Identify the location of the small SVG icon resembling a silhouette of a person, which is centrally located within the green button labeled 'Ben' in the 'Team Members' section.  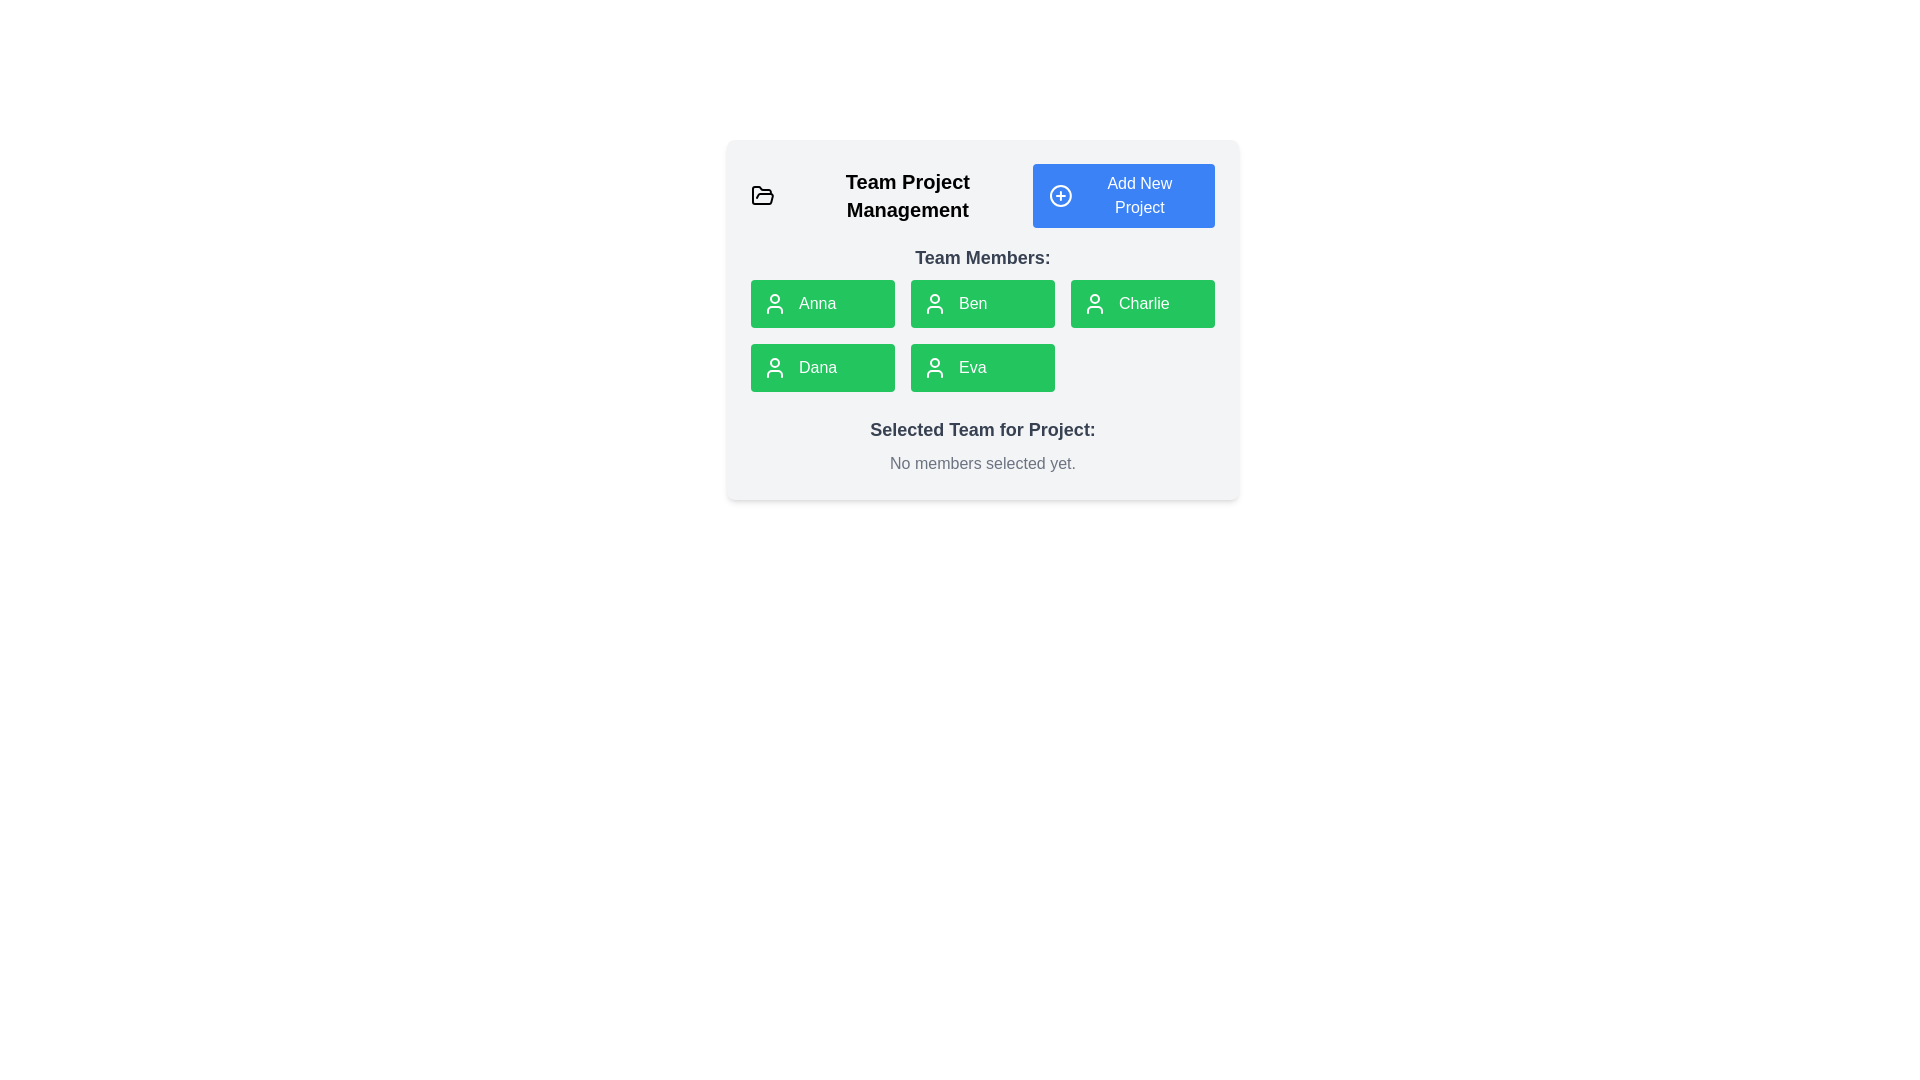
(934, 304).